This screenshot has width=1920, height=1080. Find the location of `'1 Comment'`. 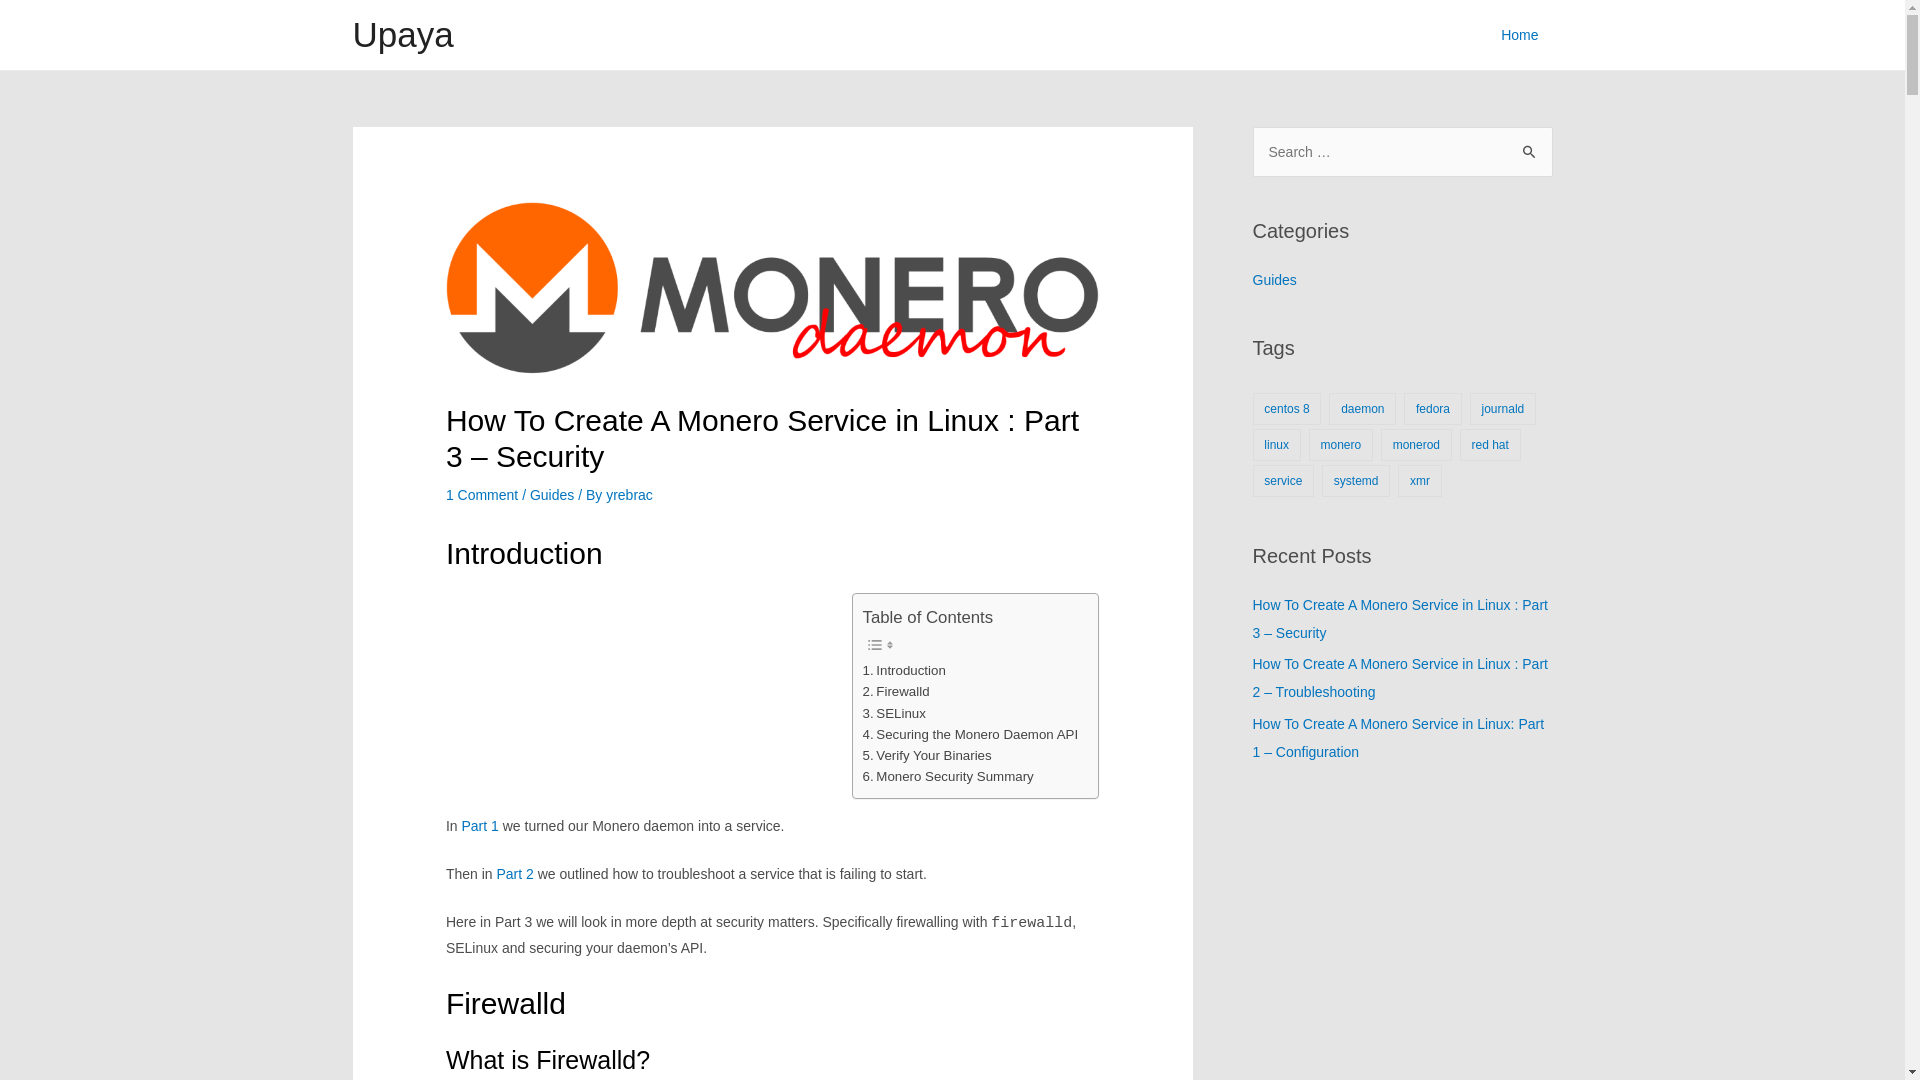

'1 Comment' is located at coordinates (445, 494).